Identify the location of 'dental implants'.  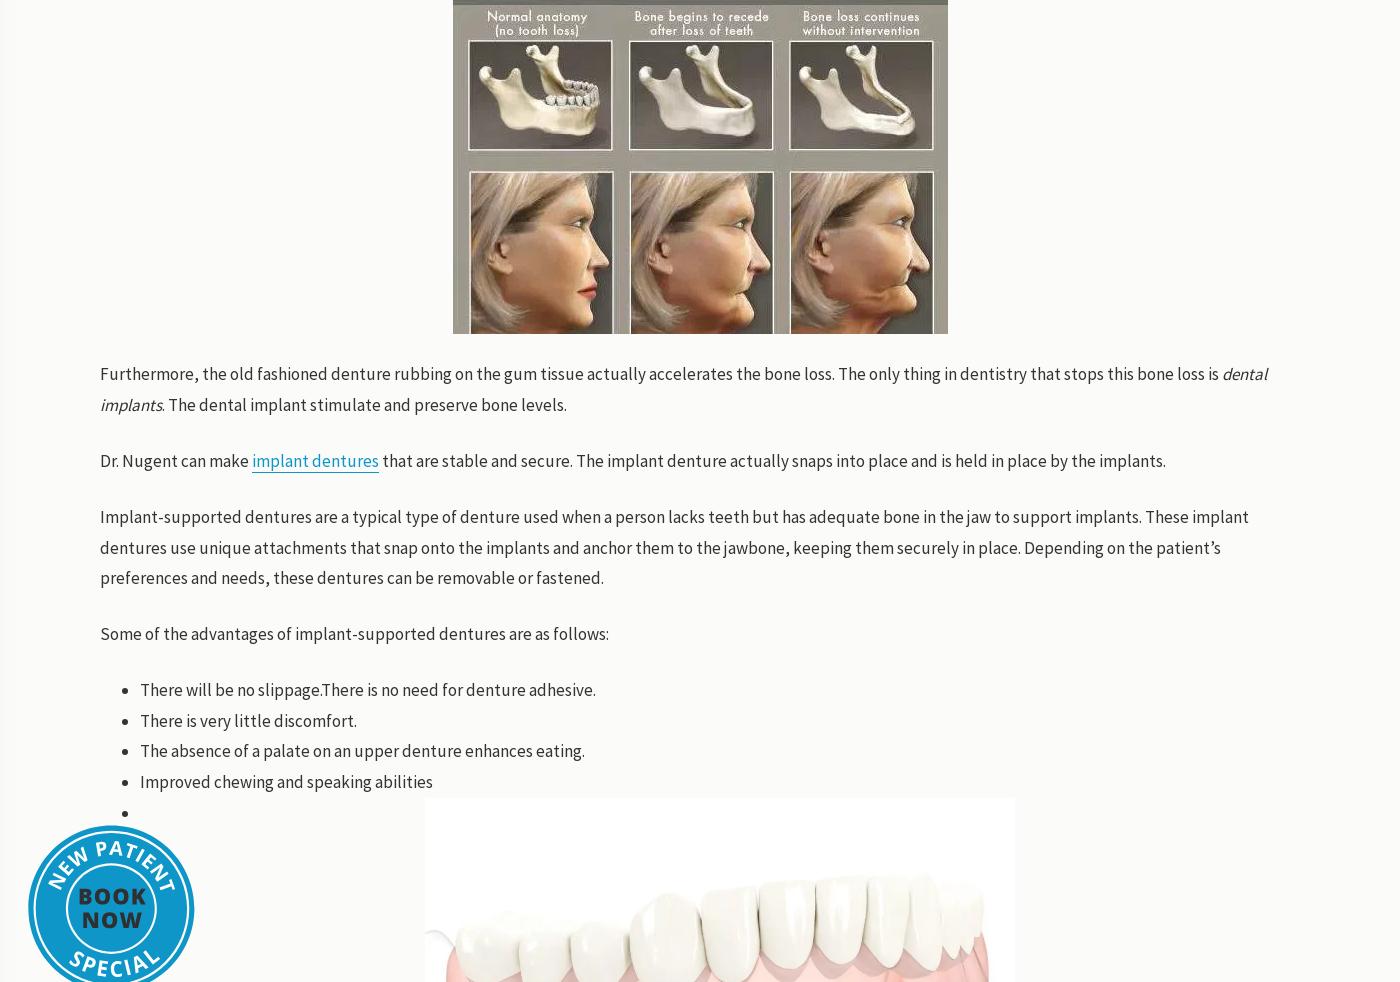
(683, 388).